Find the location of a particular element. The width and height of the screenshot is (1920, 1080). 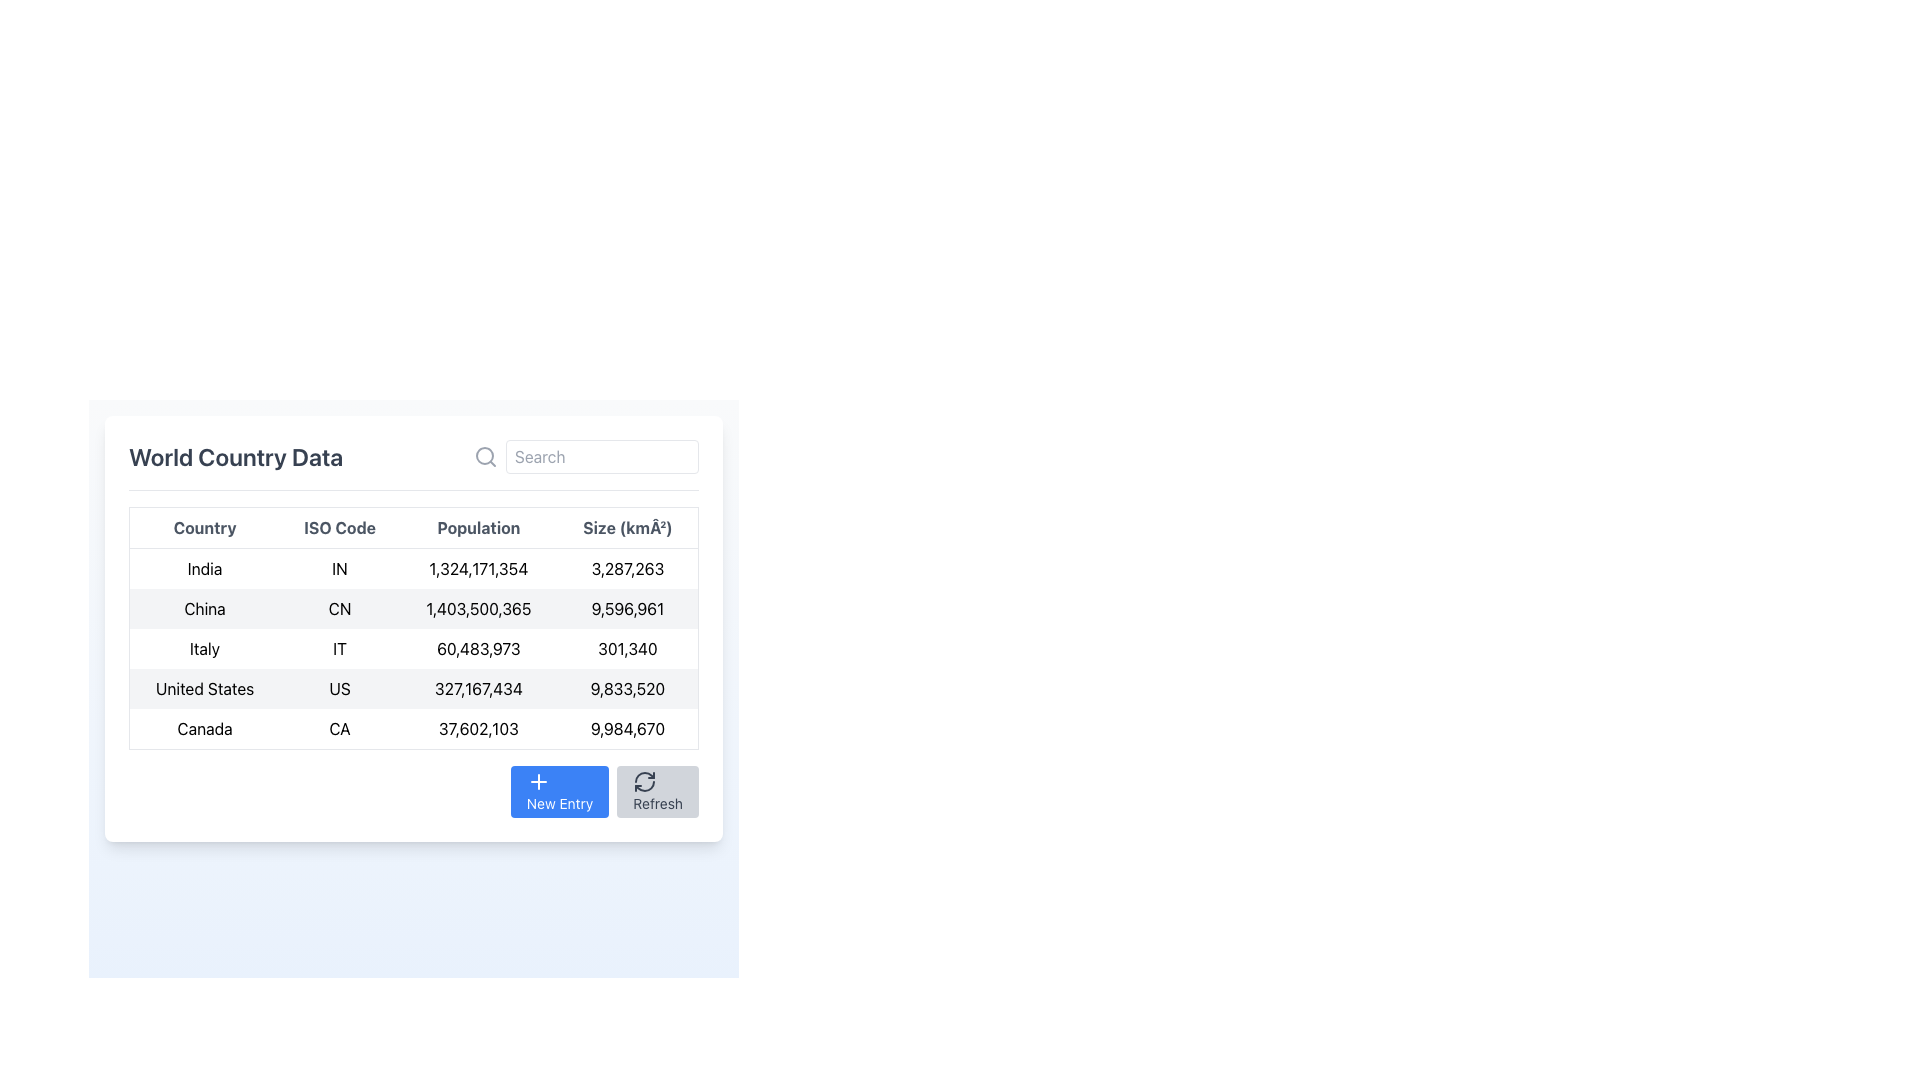

the circular part of the magnifying glass icon, located near the right edge of the header section of the data table interface, adjacent to the search input field is located at coordinates (484, 455).